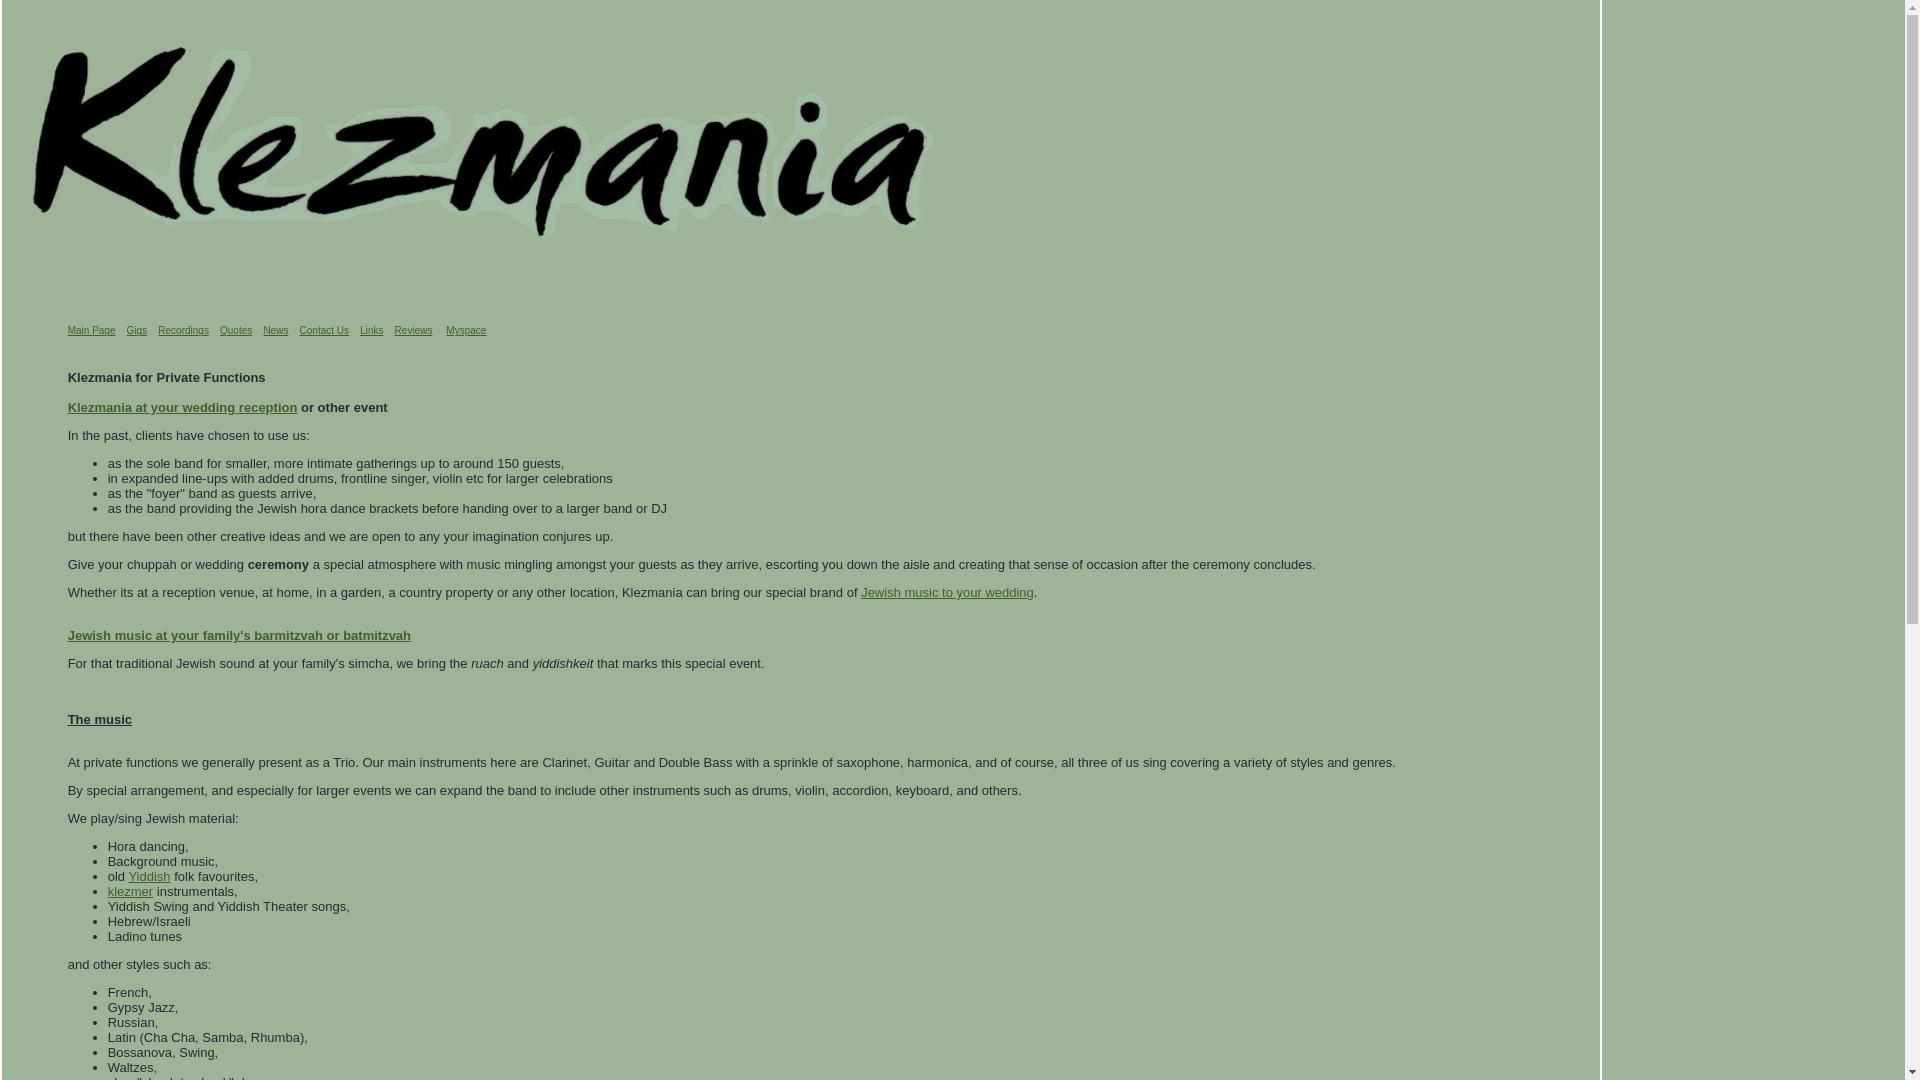 The width and height of the screenshot is (1920, 1080). I want to click on 'Klezmania at your wedding reception', so click(67, 406).